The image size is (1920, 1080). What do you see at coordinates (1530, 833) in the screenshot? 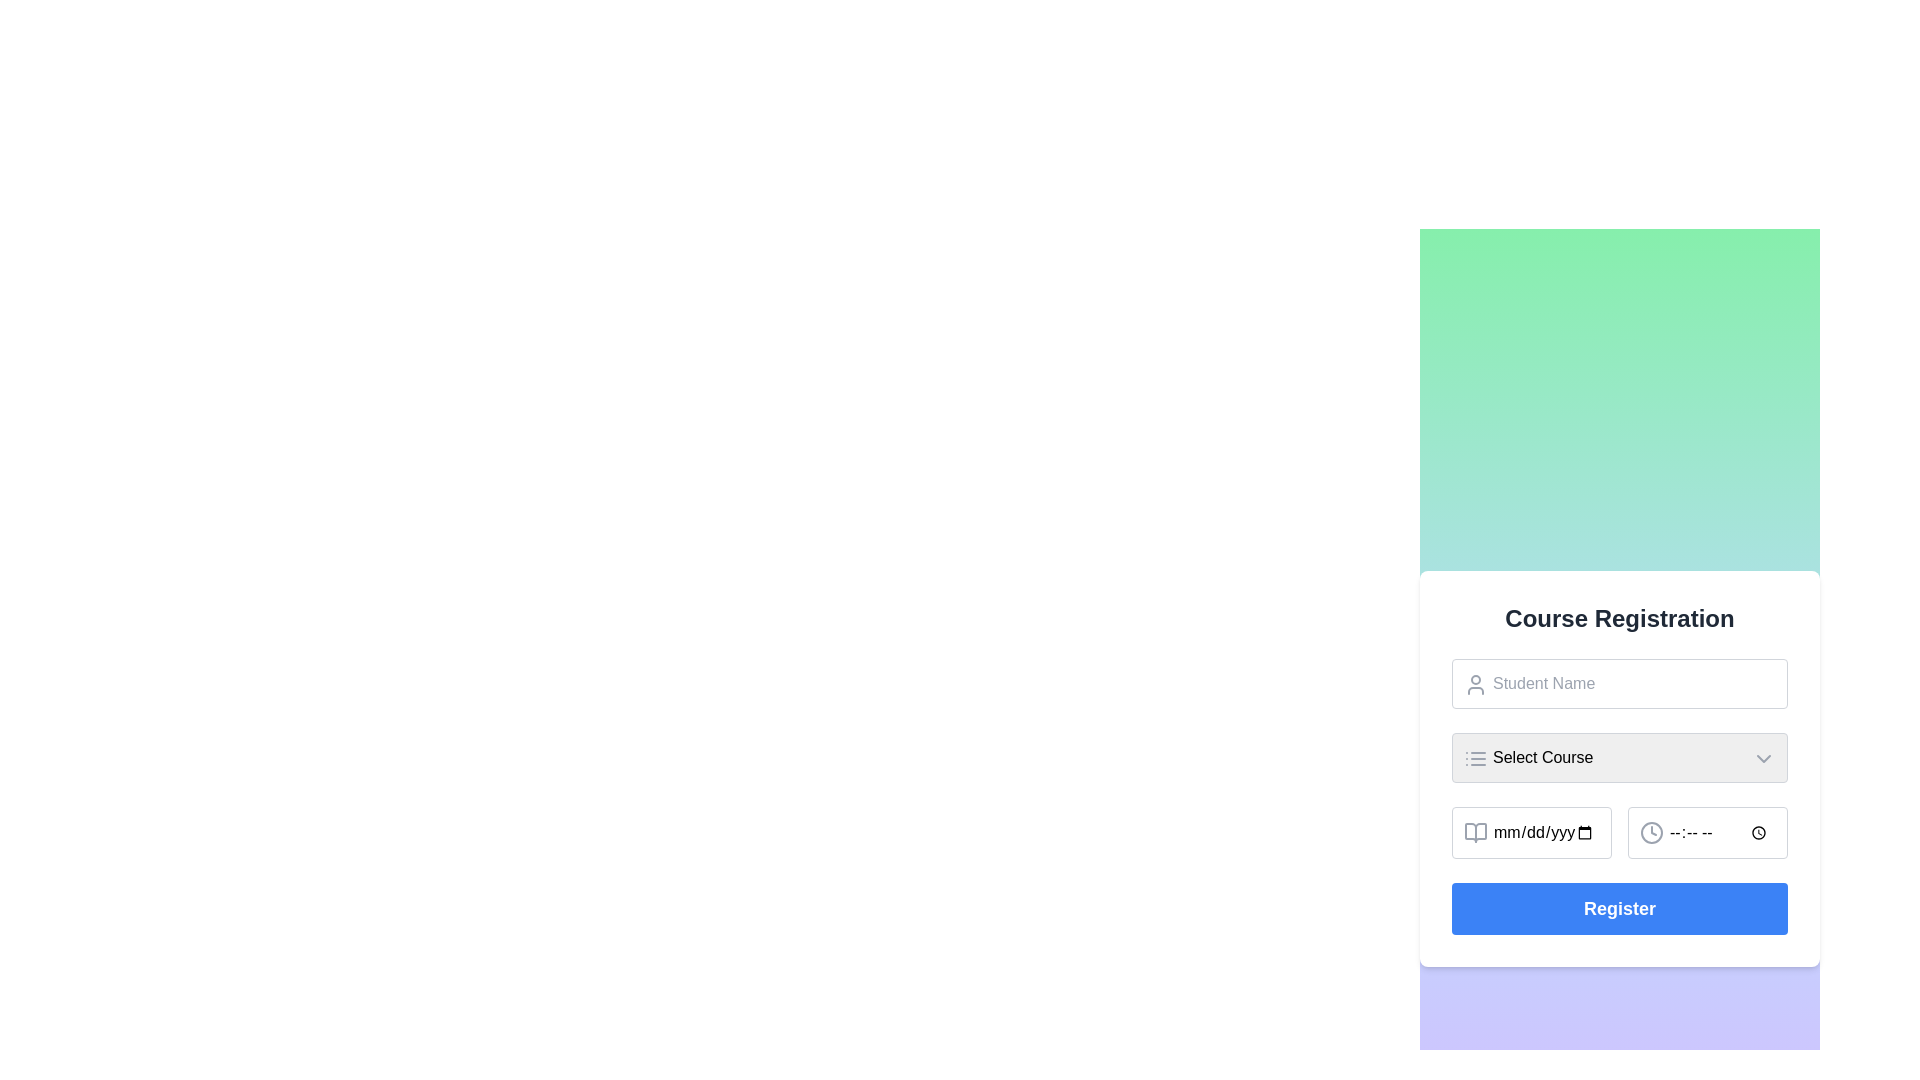
I see `the calendar icon on the right side of the date picker input field in the 'Course Registration' form` at bounding box center [1530, 833].